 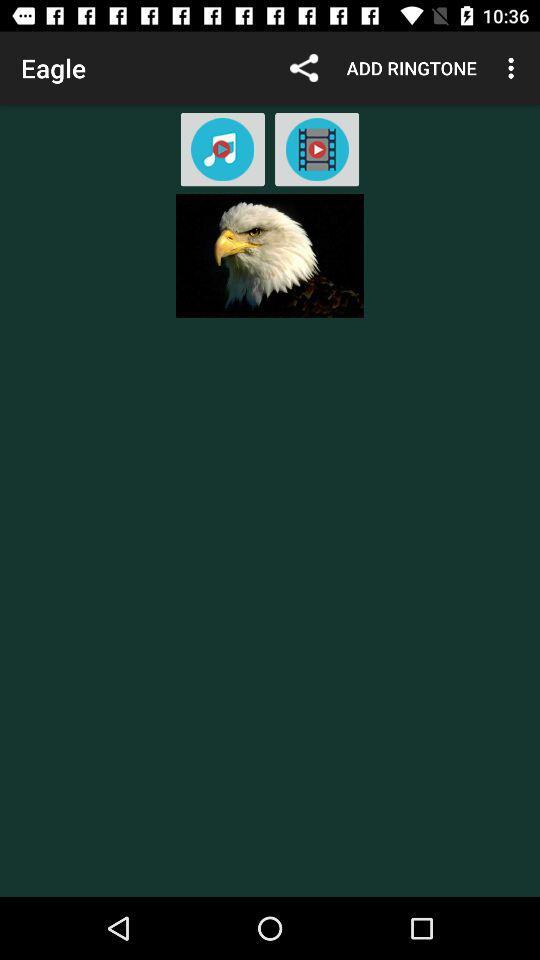 What do you see at coordinates (221, 148) in the screenshot?
I see `the music icon` at bounding box center [221, 148].